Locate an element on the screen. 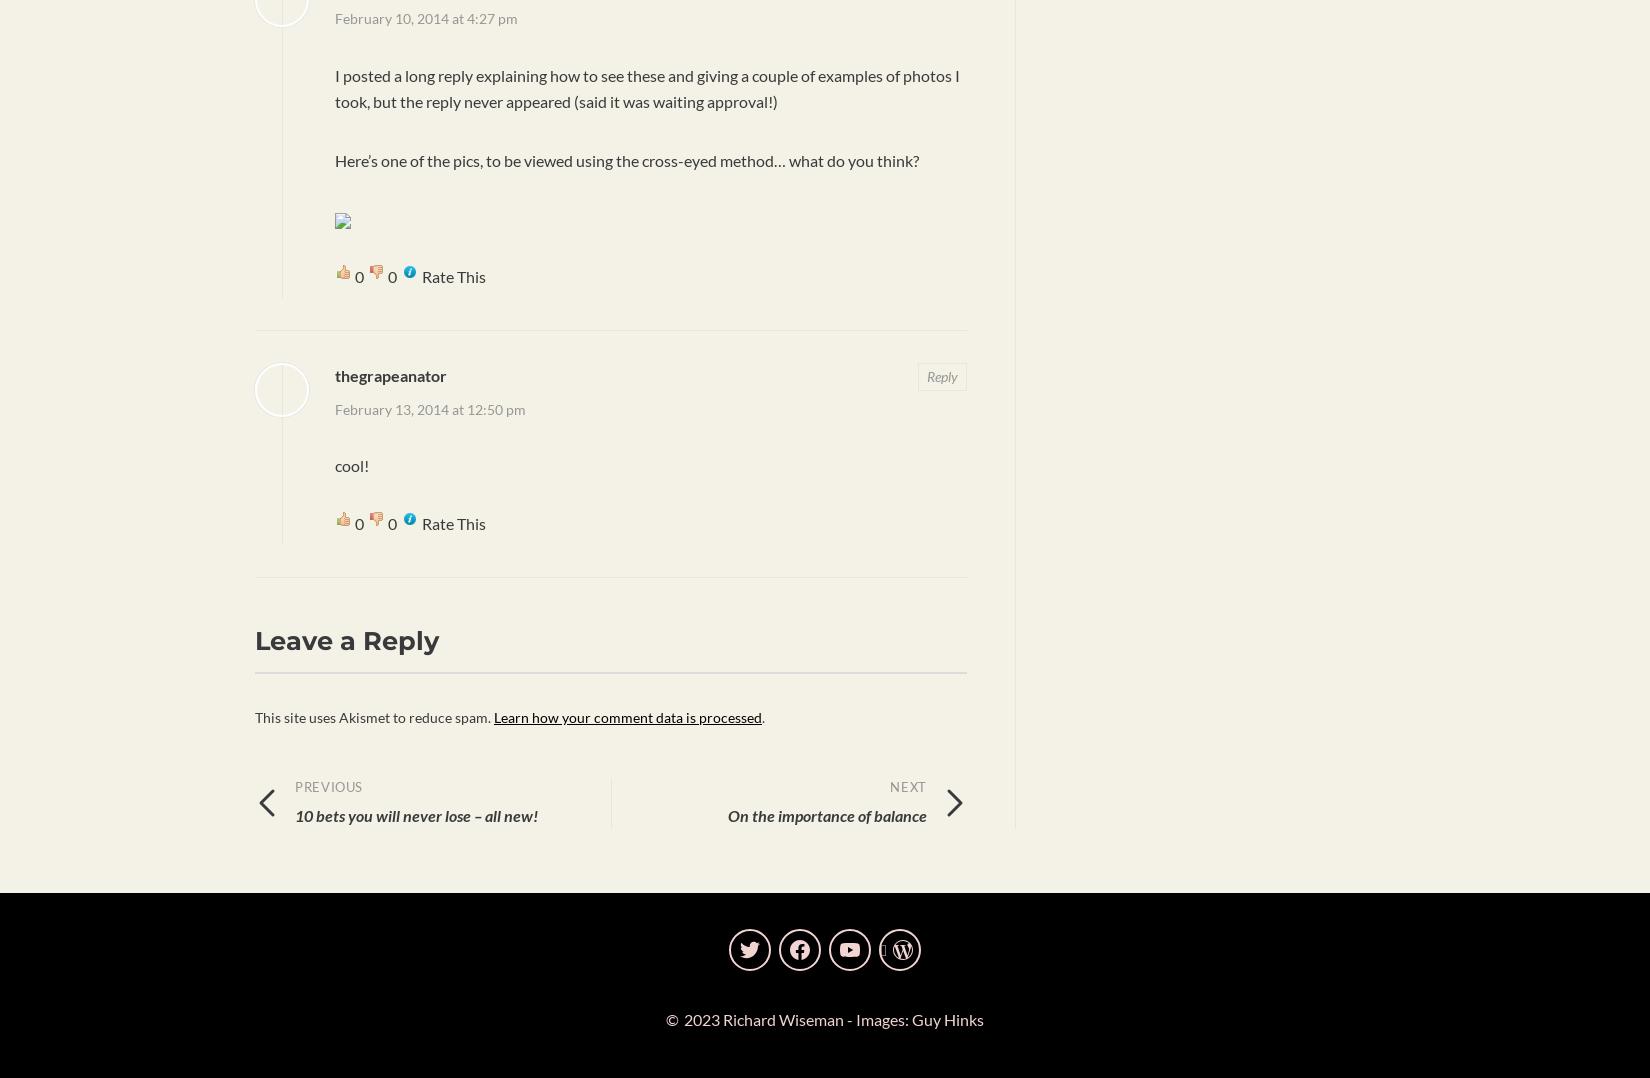 The height and width of the screenshot is (1078, 1650). 'Reply' is located at coordinates (942, 376).